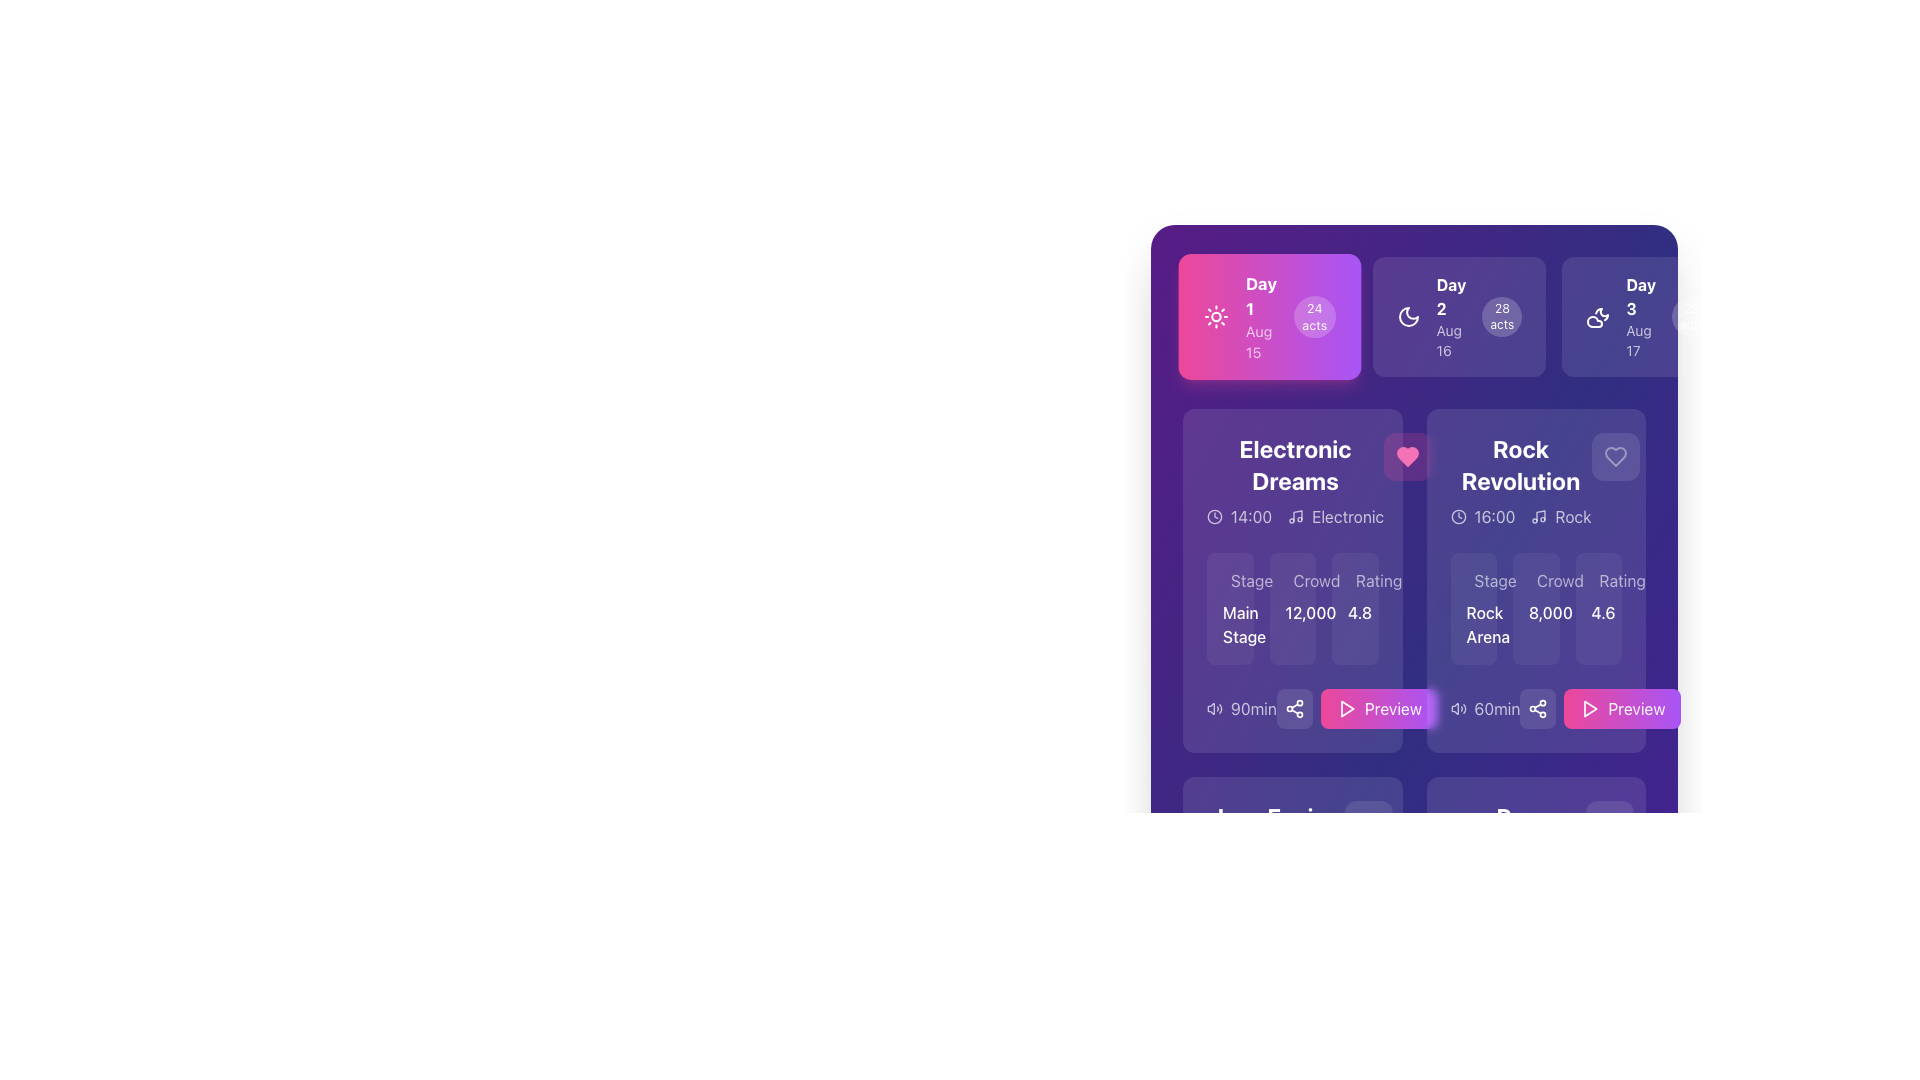 The image size is (1920, 1080). What do you see at coordinates (1294, 708) in the screenshot?
I see `the button resembling a share or connection symbol, located below the 'Electronic Dreams' event description section` at bounding box center [1294, 708].